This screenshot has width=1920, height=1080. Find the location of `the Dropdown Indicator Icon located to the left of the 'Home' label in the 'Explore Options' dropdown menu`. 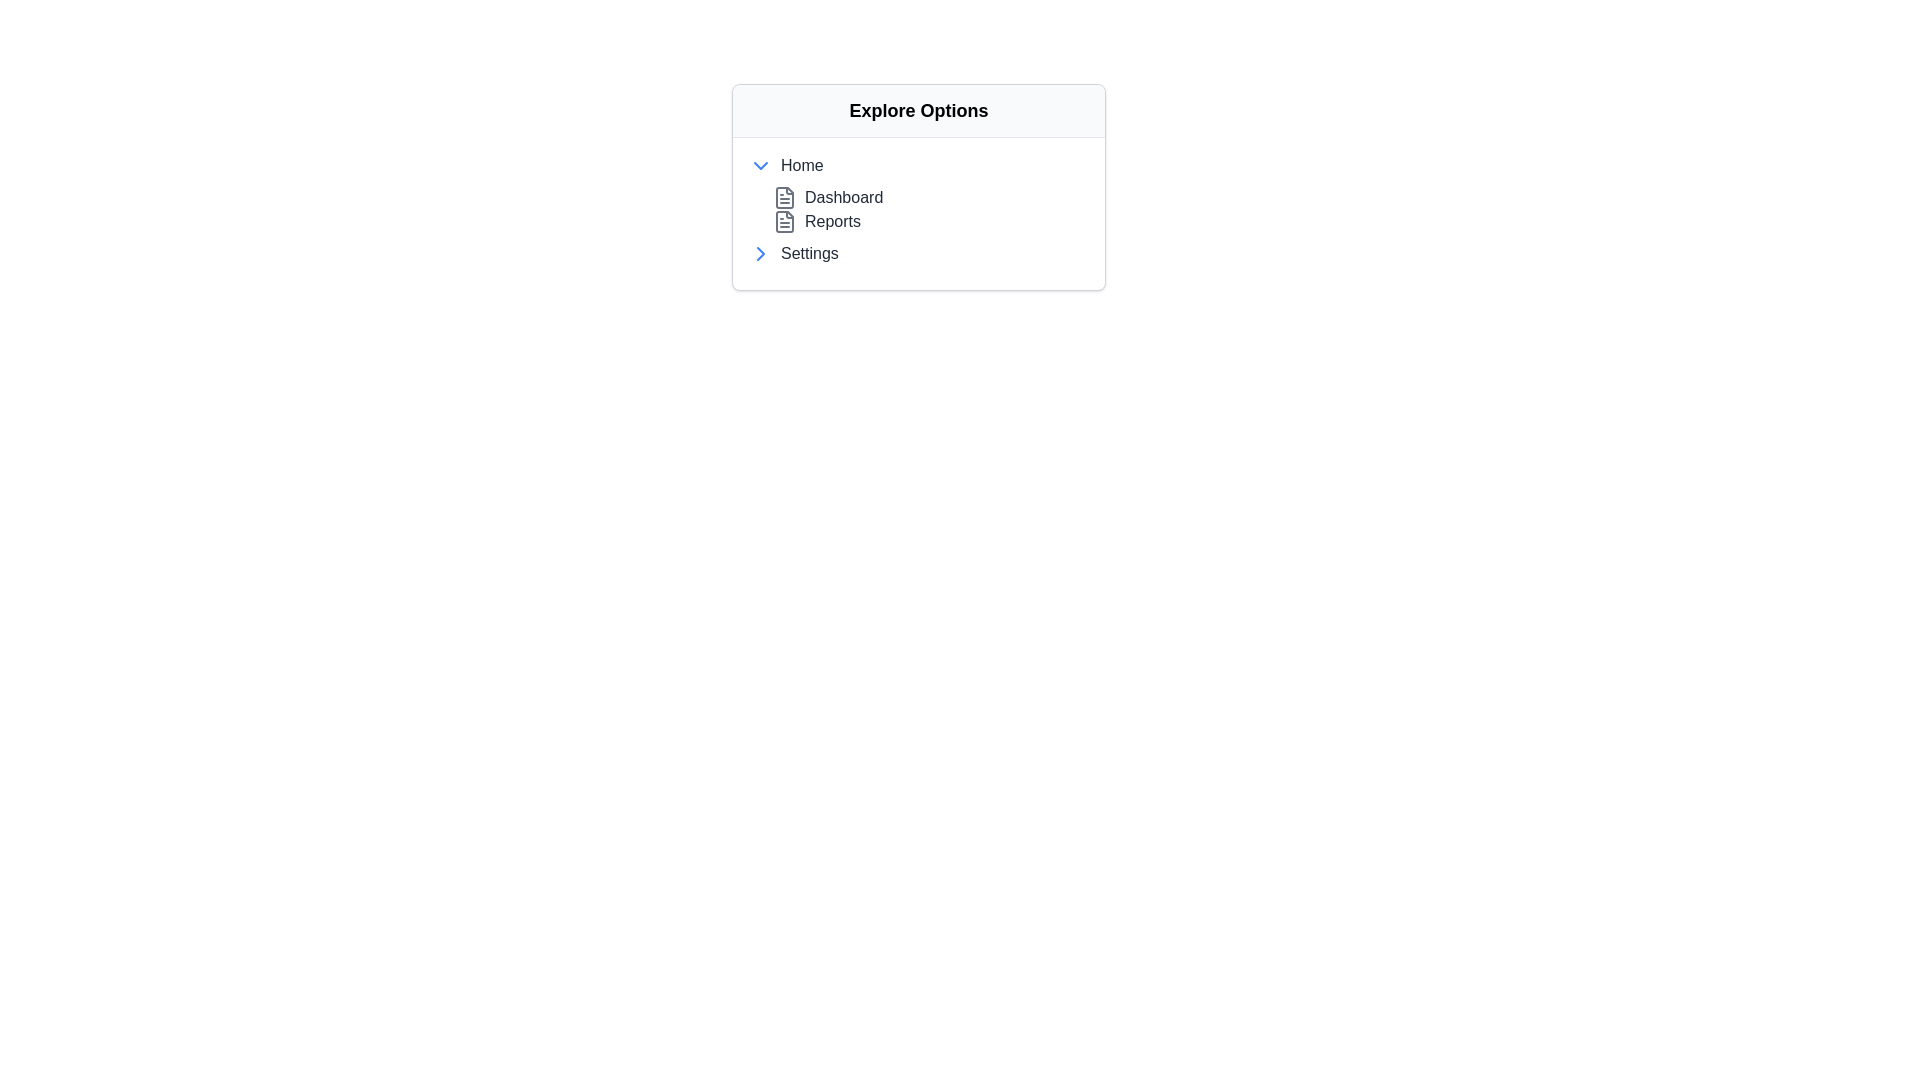

the Dropdown Indicator Icon located to the left of the 'Home' label in the 'Explore Options' dropdown menu is located at coordinates (760, 164).